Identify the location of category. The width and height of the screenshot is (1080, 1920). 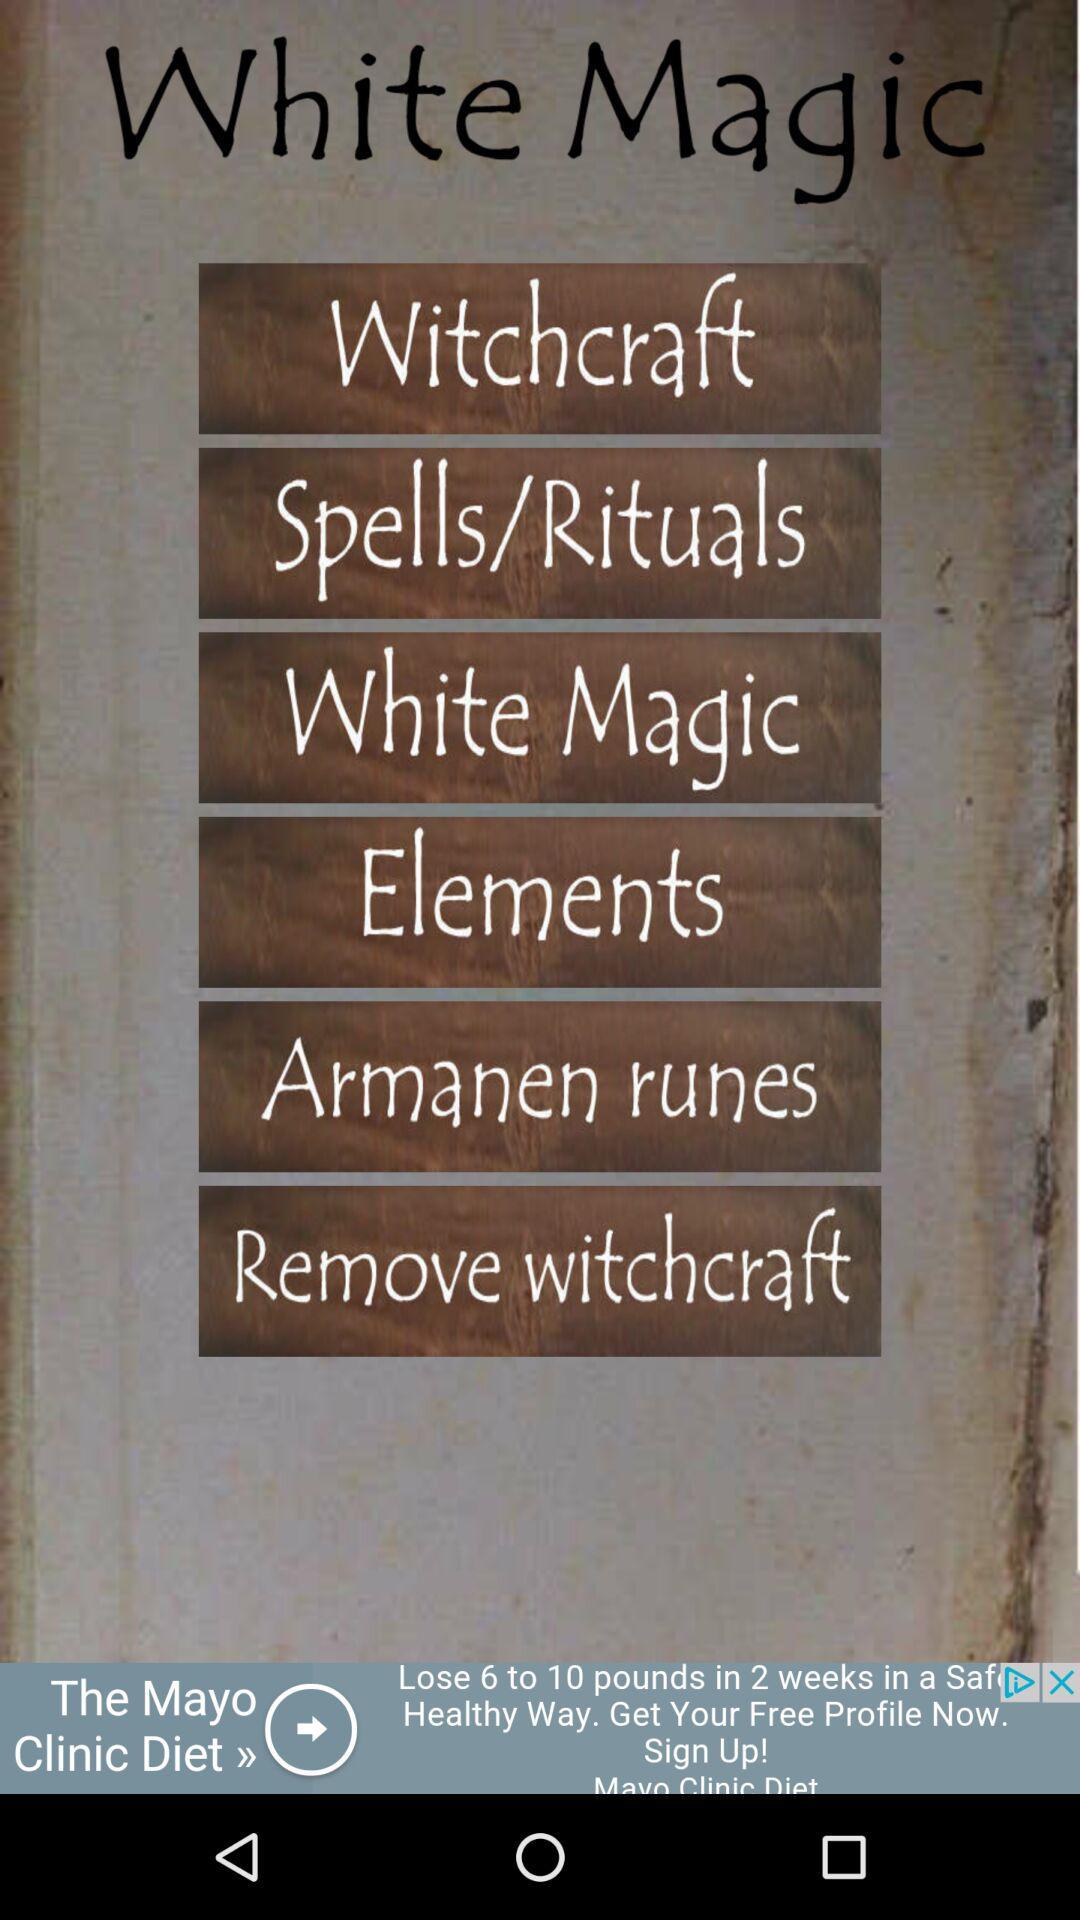
(540, 901).